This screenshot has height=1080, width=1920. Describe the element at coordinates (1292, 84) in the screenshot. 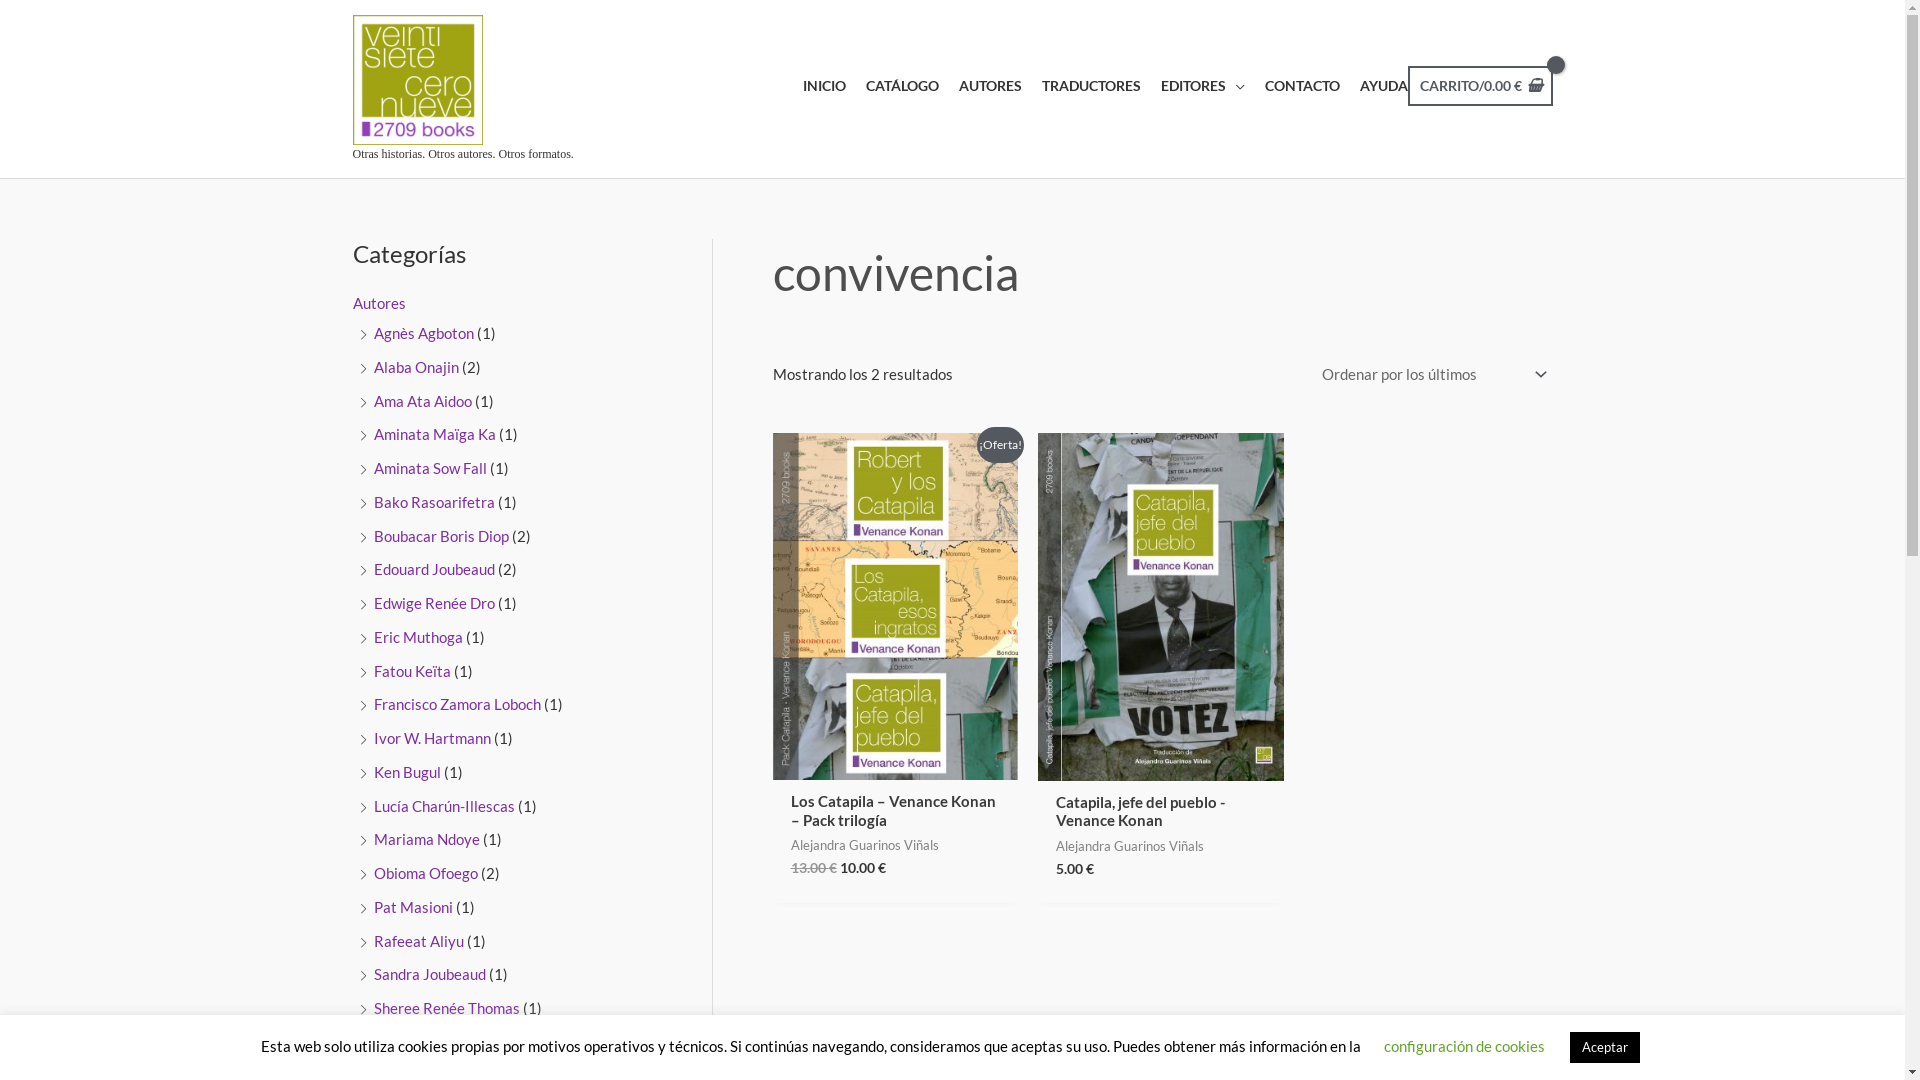

I see `'CONTACTO'` at that location.